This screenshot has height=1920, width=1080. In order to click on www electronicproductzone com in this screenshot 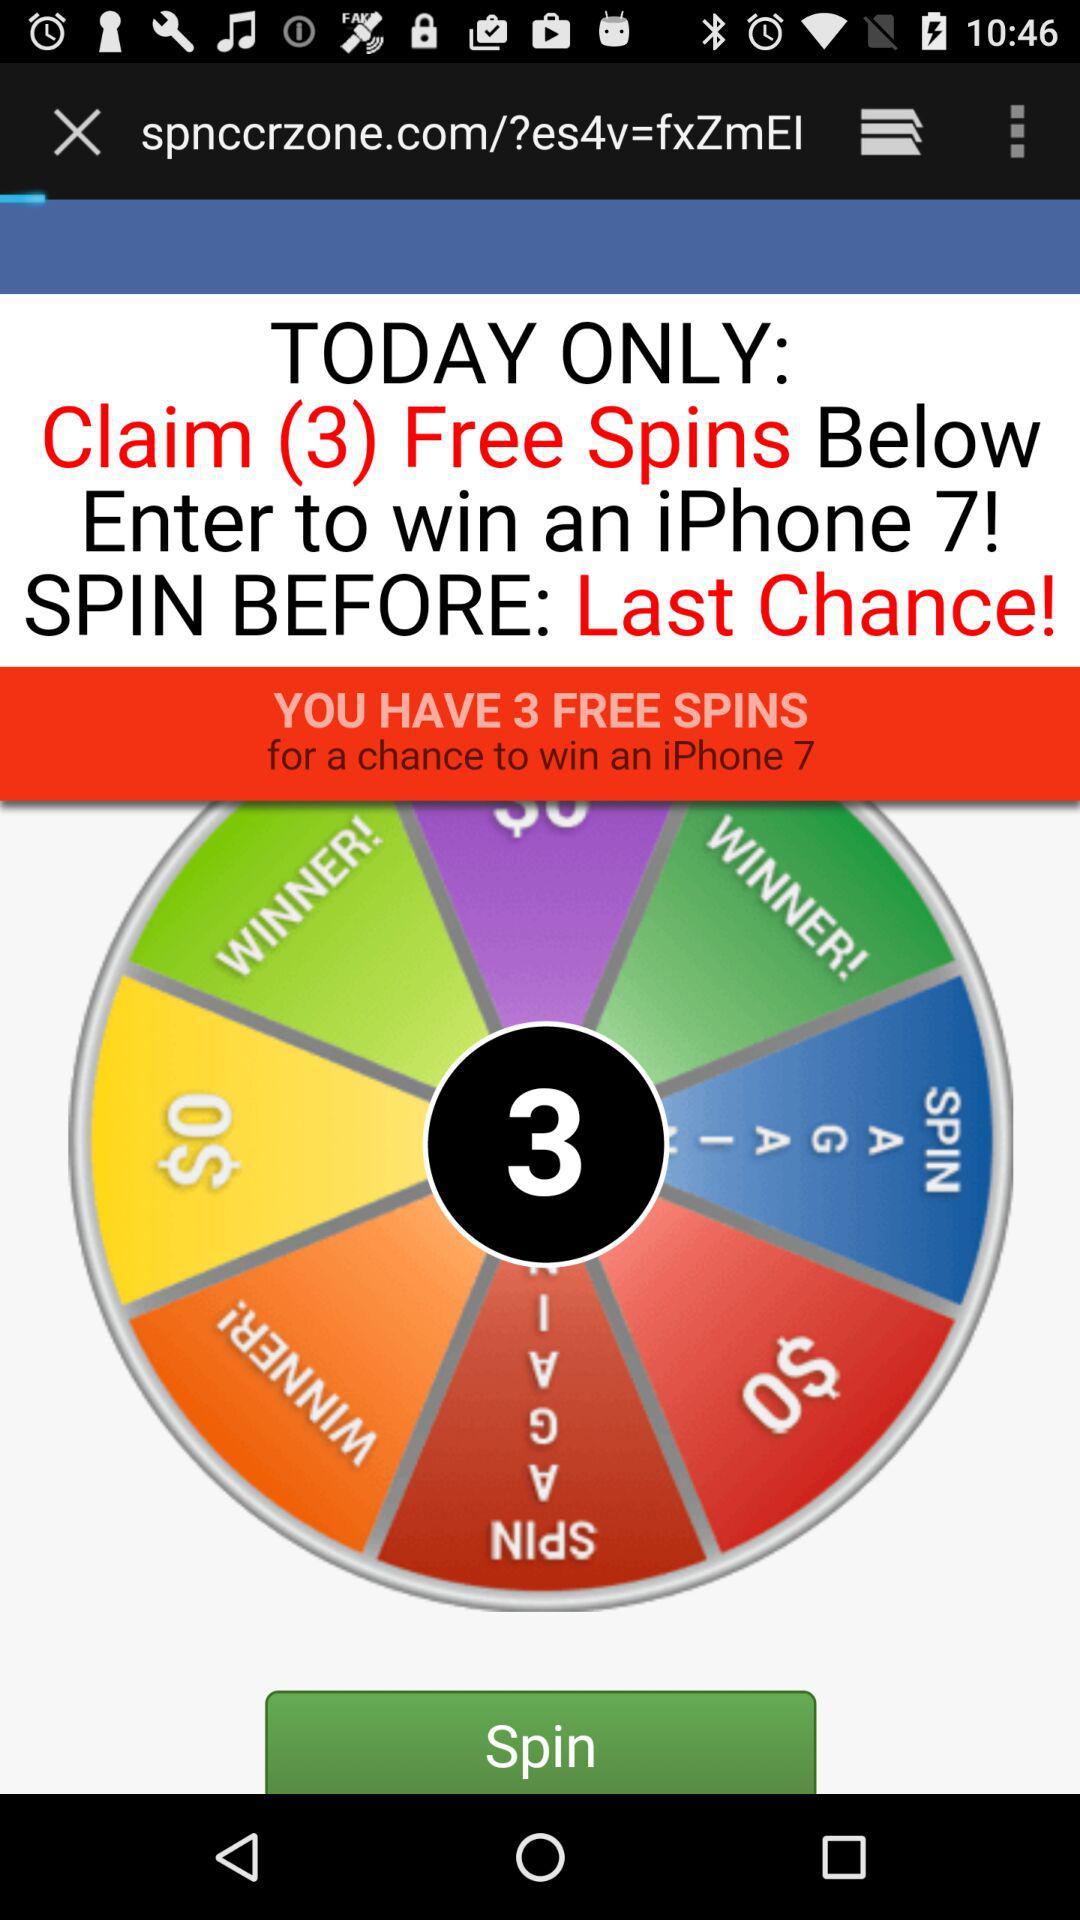, I will do `click(472, 130)`.